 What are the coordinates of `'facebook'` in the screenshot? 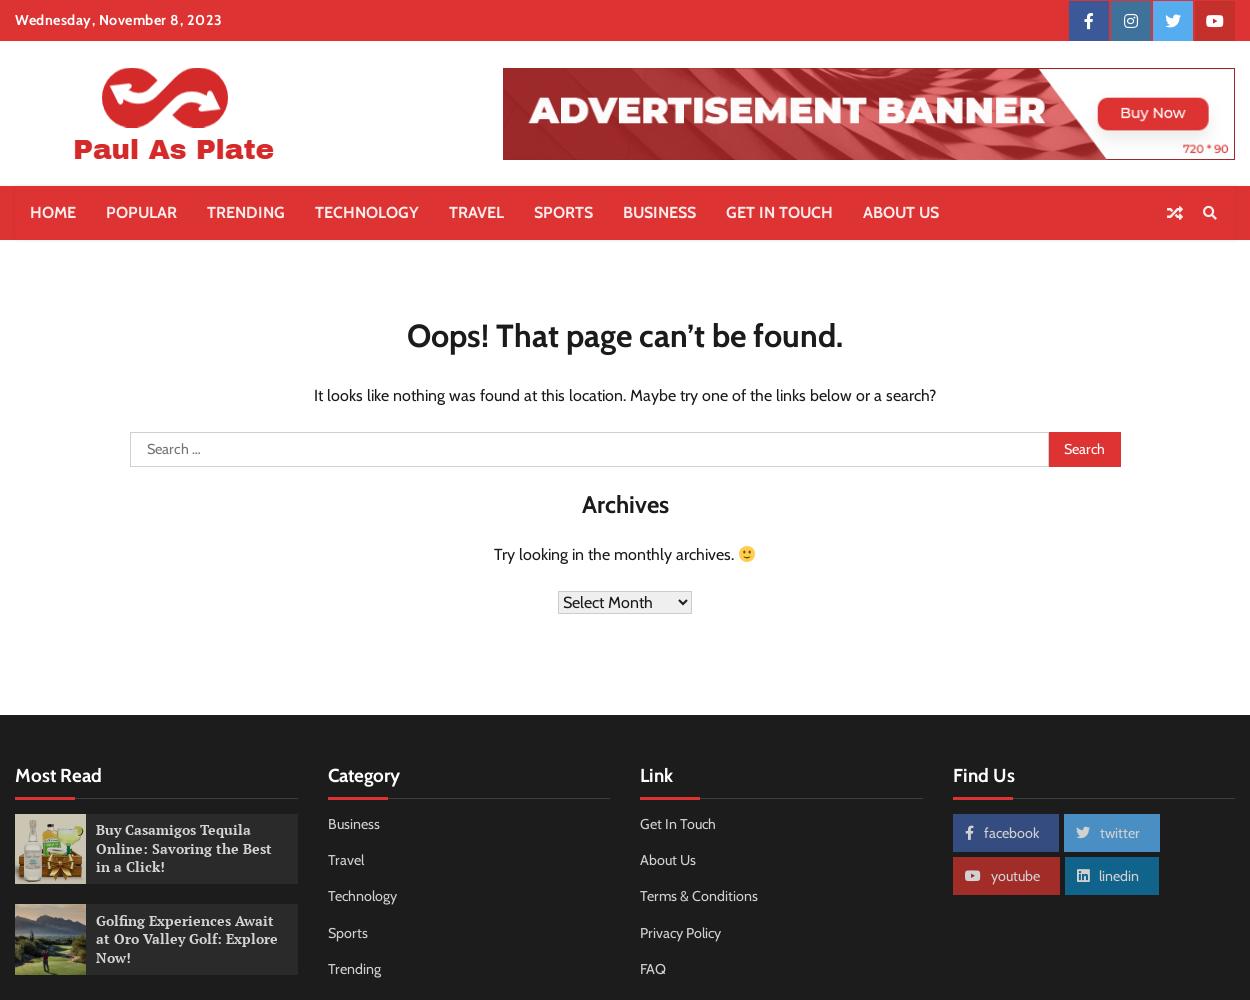 It's located at (982, 831).